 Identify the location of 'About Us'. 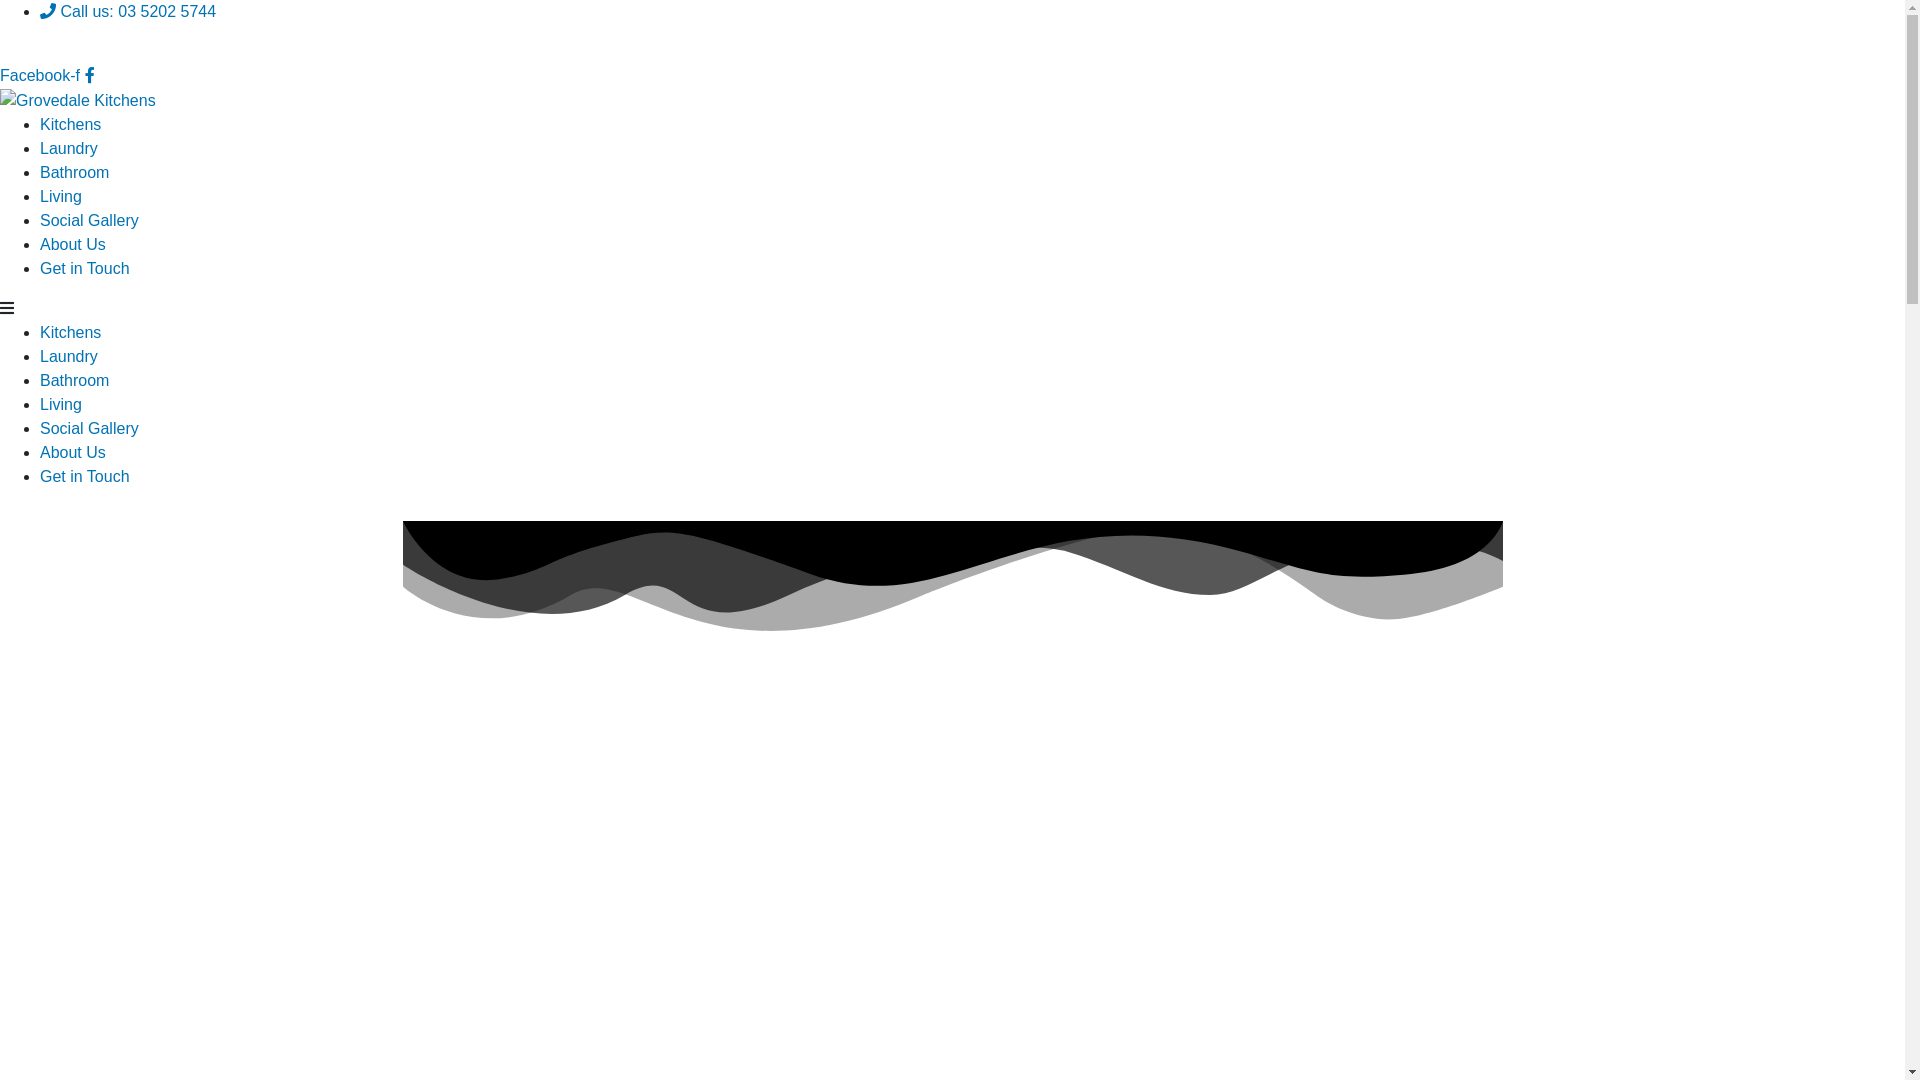
(39, 452).